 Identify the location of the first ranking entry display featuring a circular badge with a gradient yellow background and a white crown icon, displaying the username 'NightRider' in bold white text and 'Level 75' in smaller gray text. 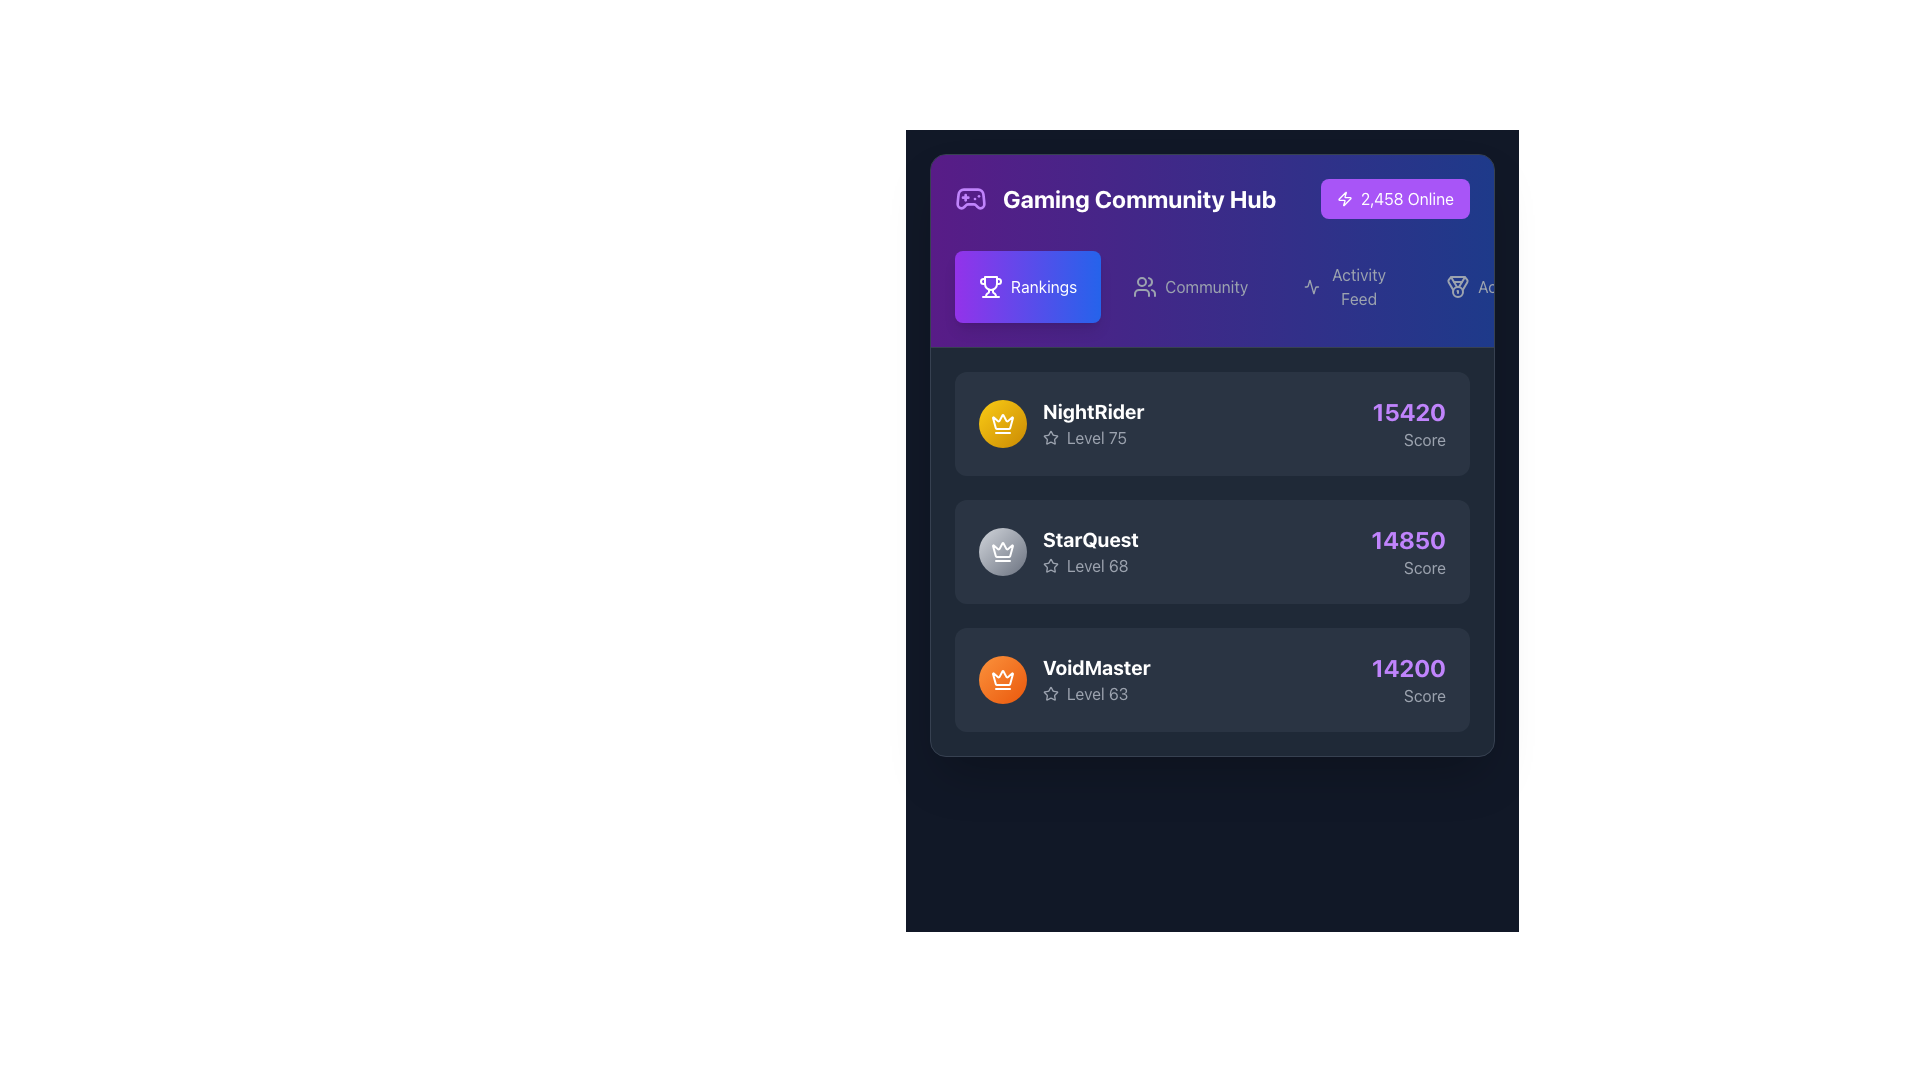
(1060, 423).